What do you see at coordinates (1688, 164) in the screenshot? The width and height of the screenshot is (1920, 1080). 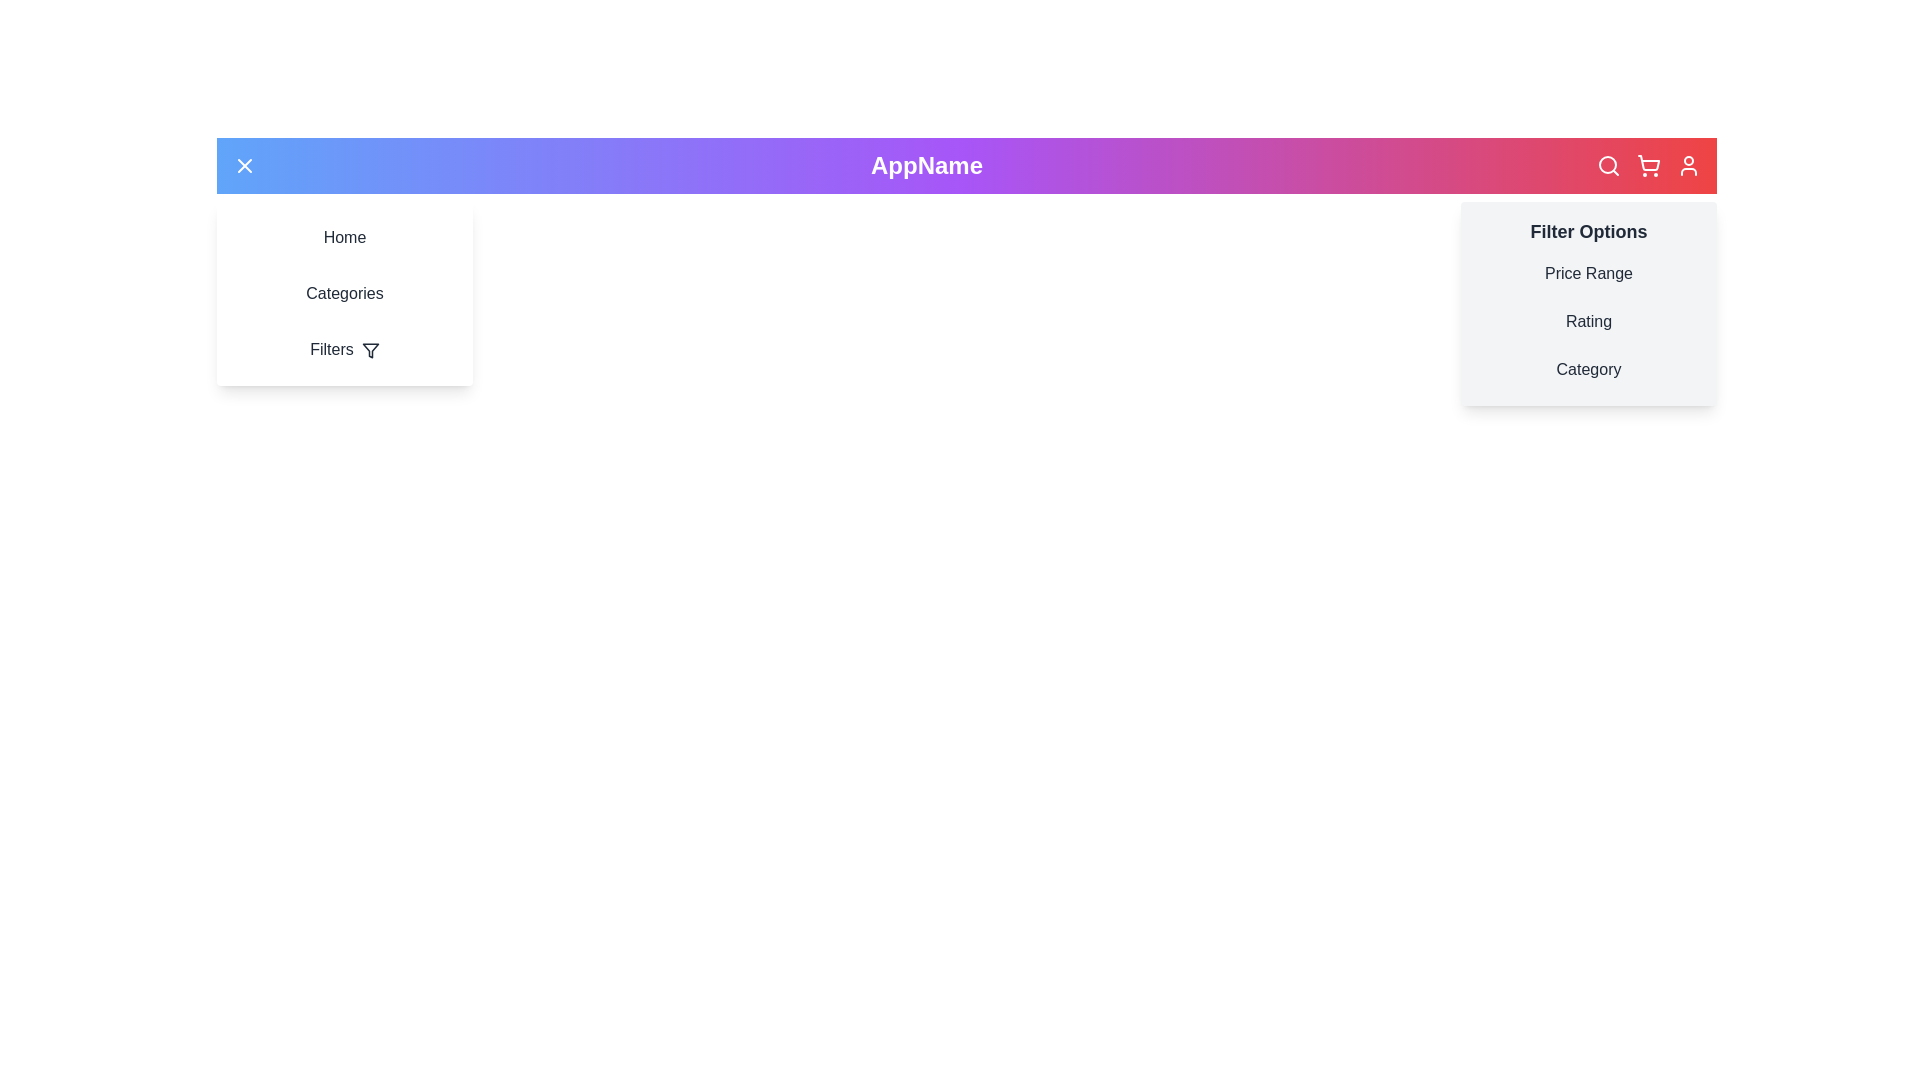 I see `the user profile access button located at the far-right side of the horizontal navigation bar, which is the last icon among a sequence of three icons` at bounding box center [1688, 164].